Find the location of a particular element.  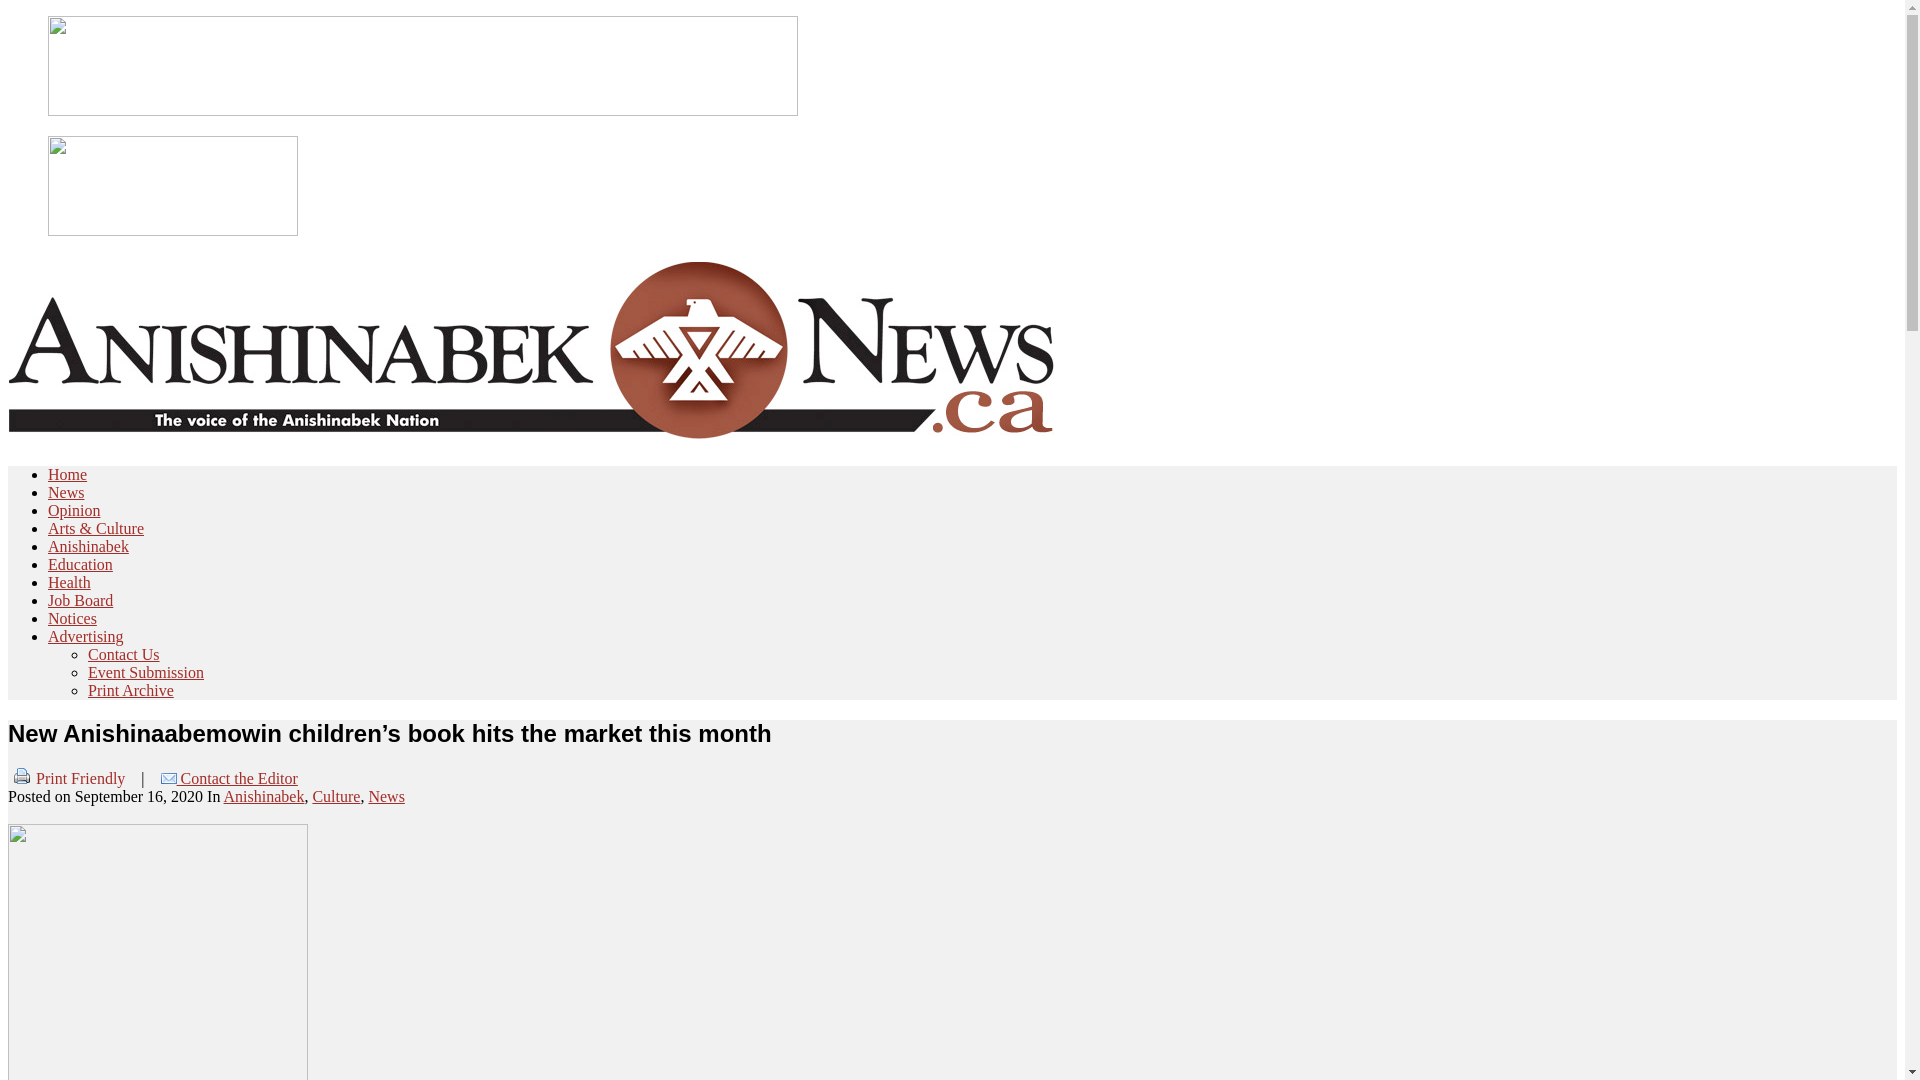

'News' is located at coordinates (368, 795).